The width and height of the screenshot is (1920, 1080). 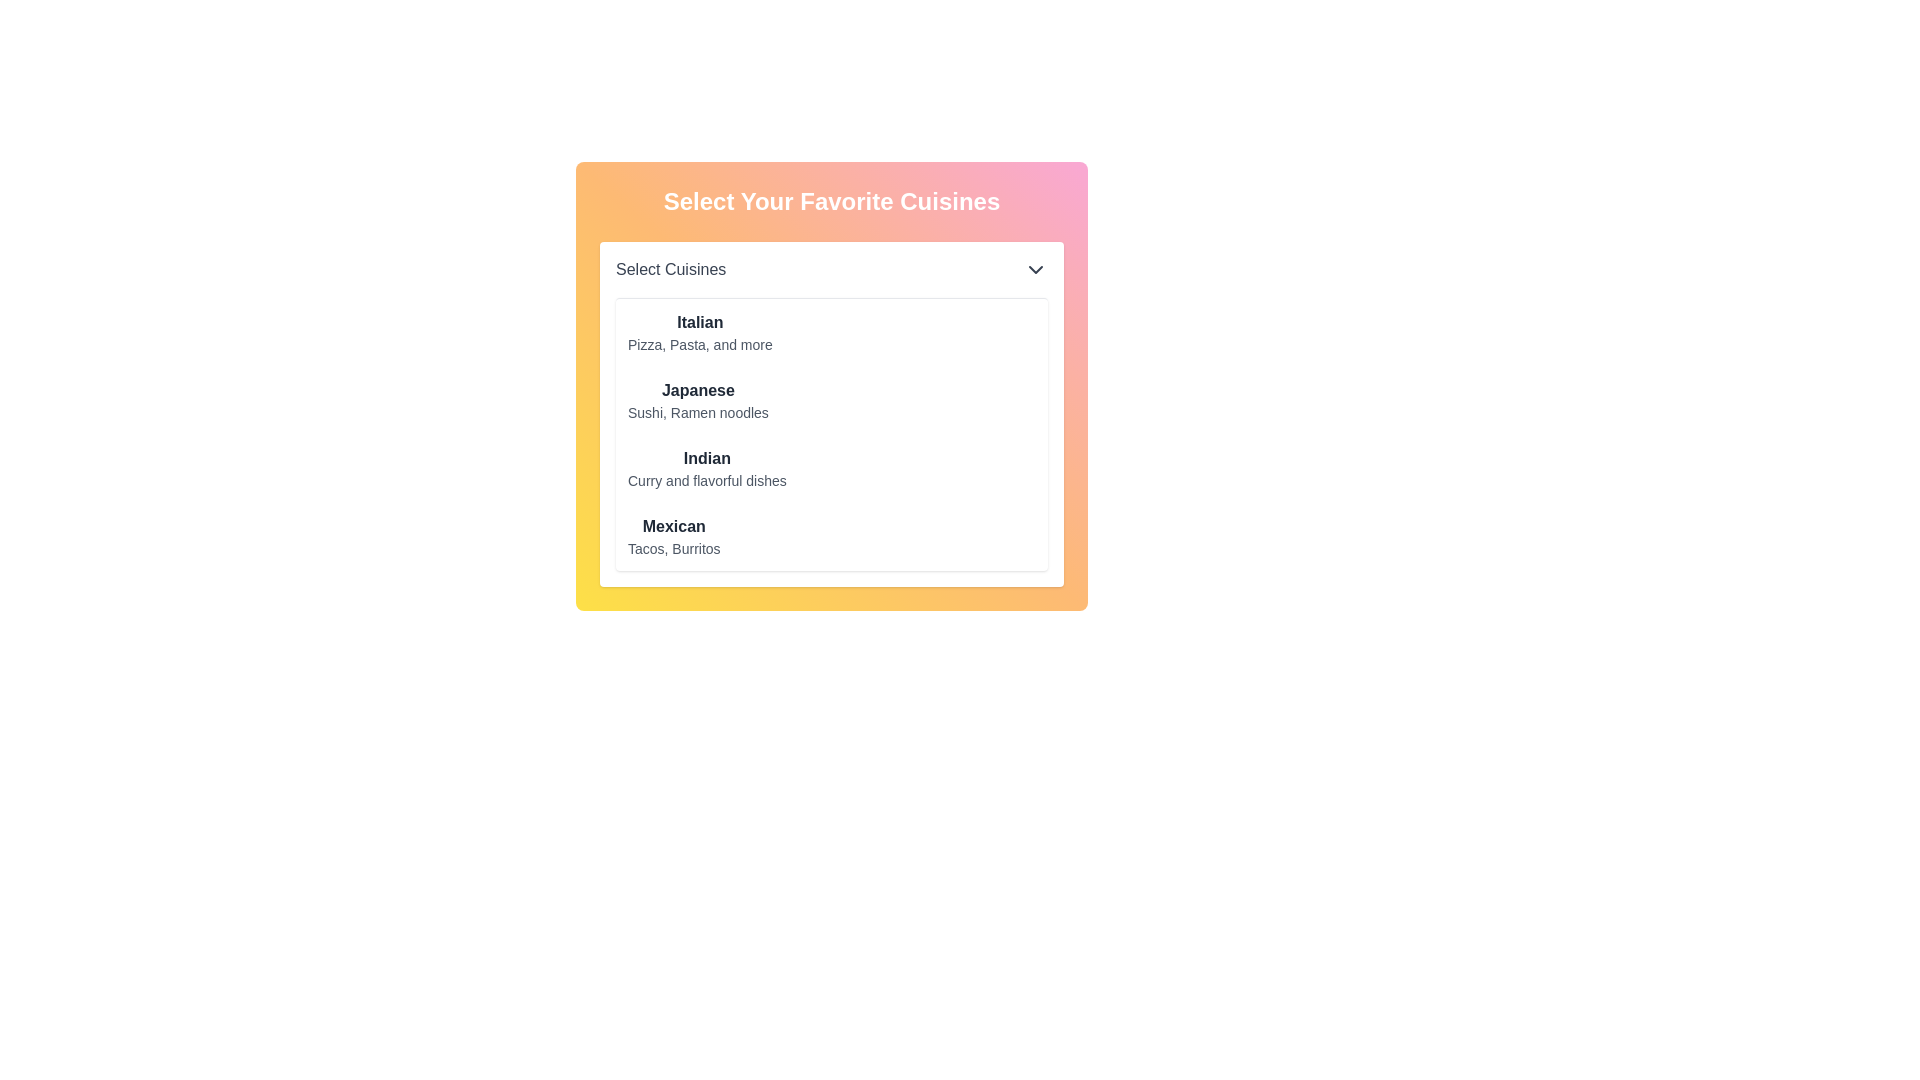 What do you see at coordinates (700, 322) in the screenshot?
I see `text of the bold label 'Italian' located in the dropdown menu under the 'Select Cuisines' section, which is the first item in the list` at bounding box center [700, 322].